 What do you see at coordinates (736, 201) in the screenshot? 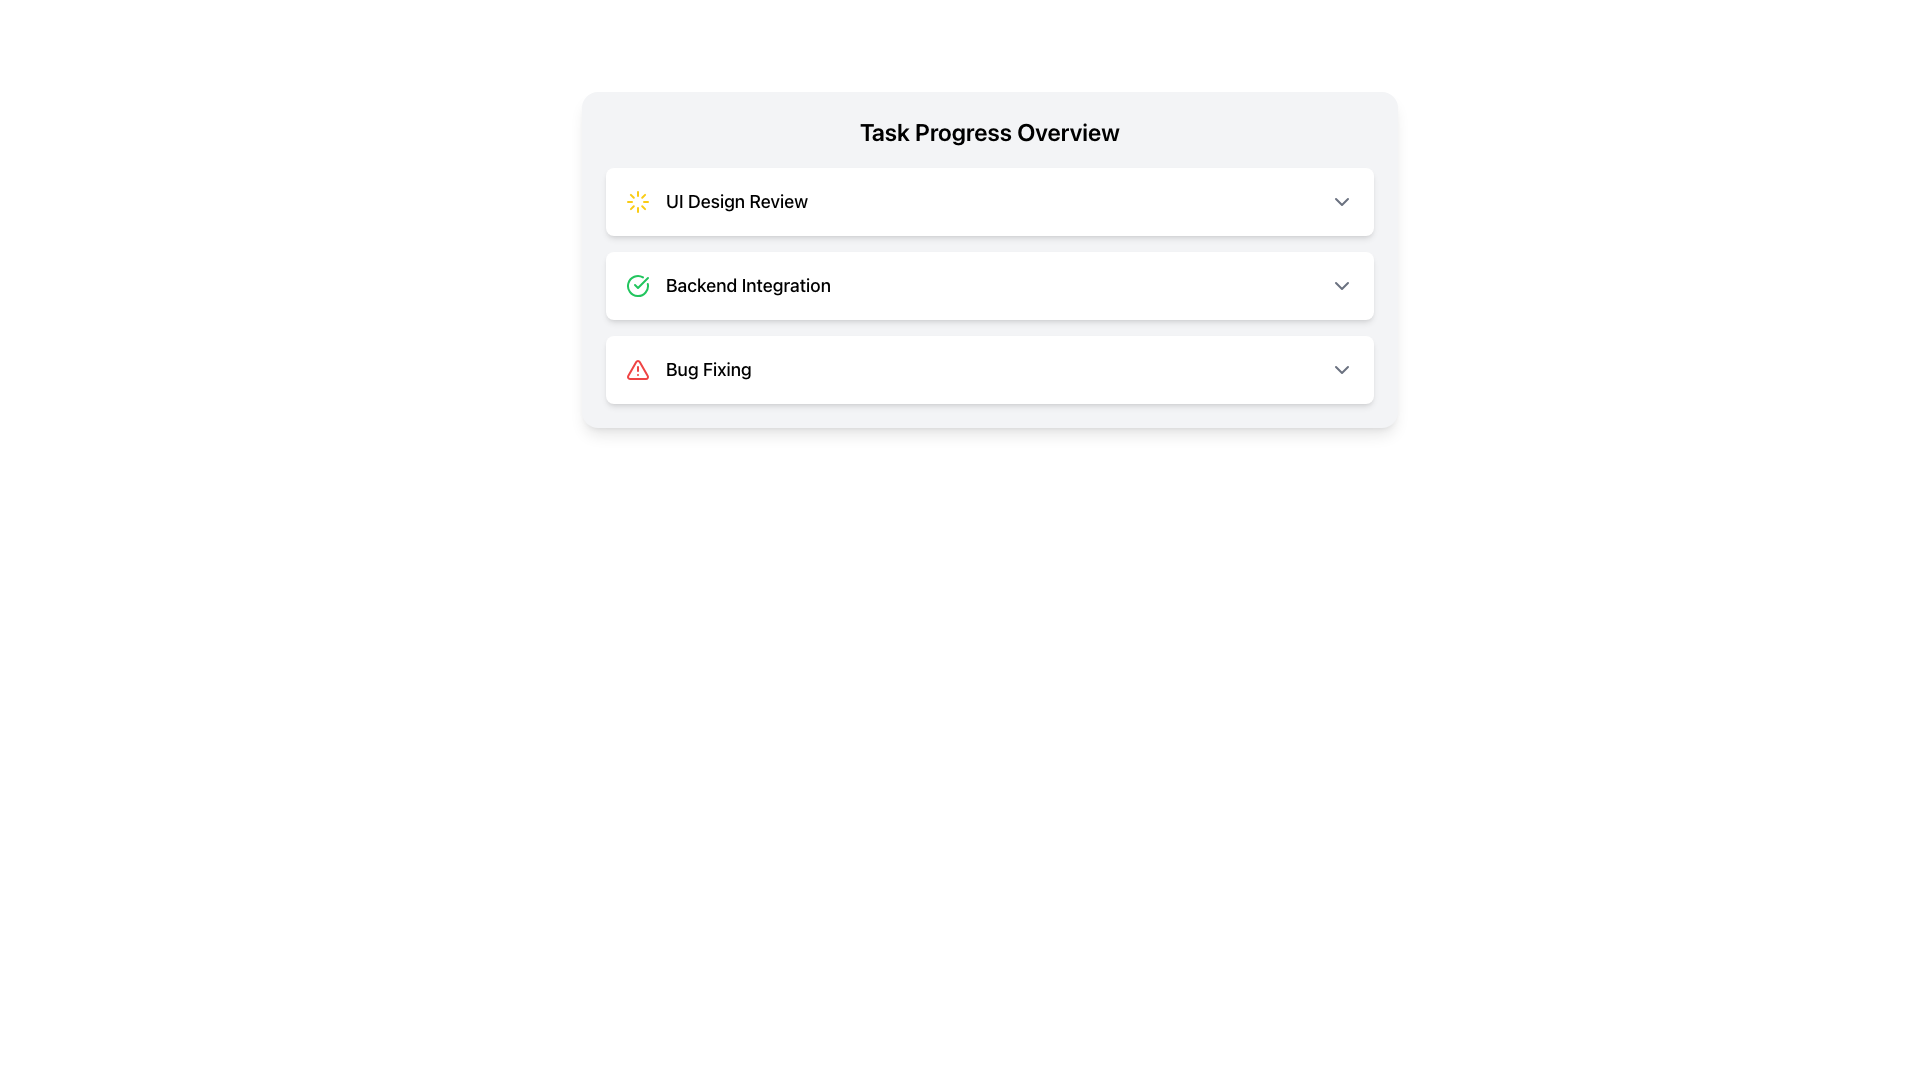
I see `text content of the 'UI Design Review' label, which is the first label in the vertical list of tasks under the 'Task Progress Overview' header and is located beside a yellow icon` at bounding box center [736, 201].